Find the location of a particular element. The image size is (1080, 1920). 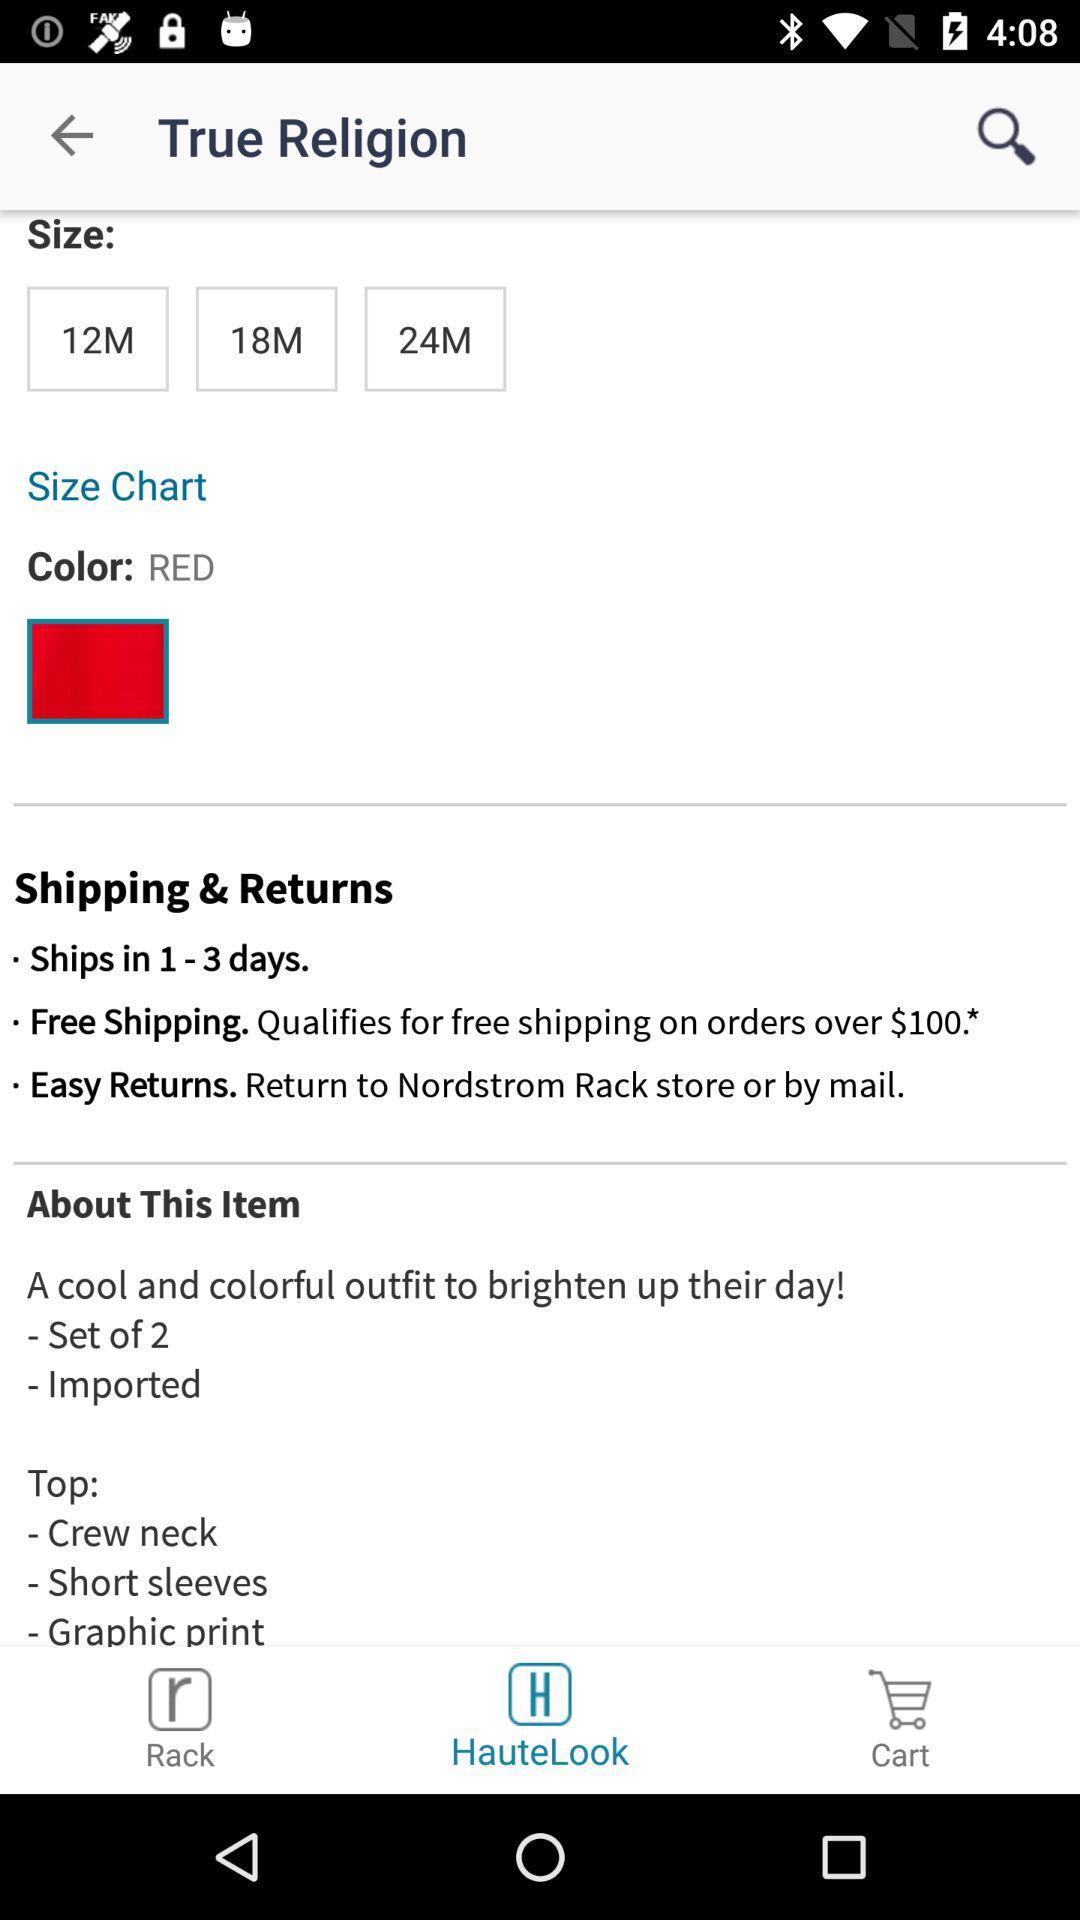

the 12m icon is located at coordinates (97, 339).